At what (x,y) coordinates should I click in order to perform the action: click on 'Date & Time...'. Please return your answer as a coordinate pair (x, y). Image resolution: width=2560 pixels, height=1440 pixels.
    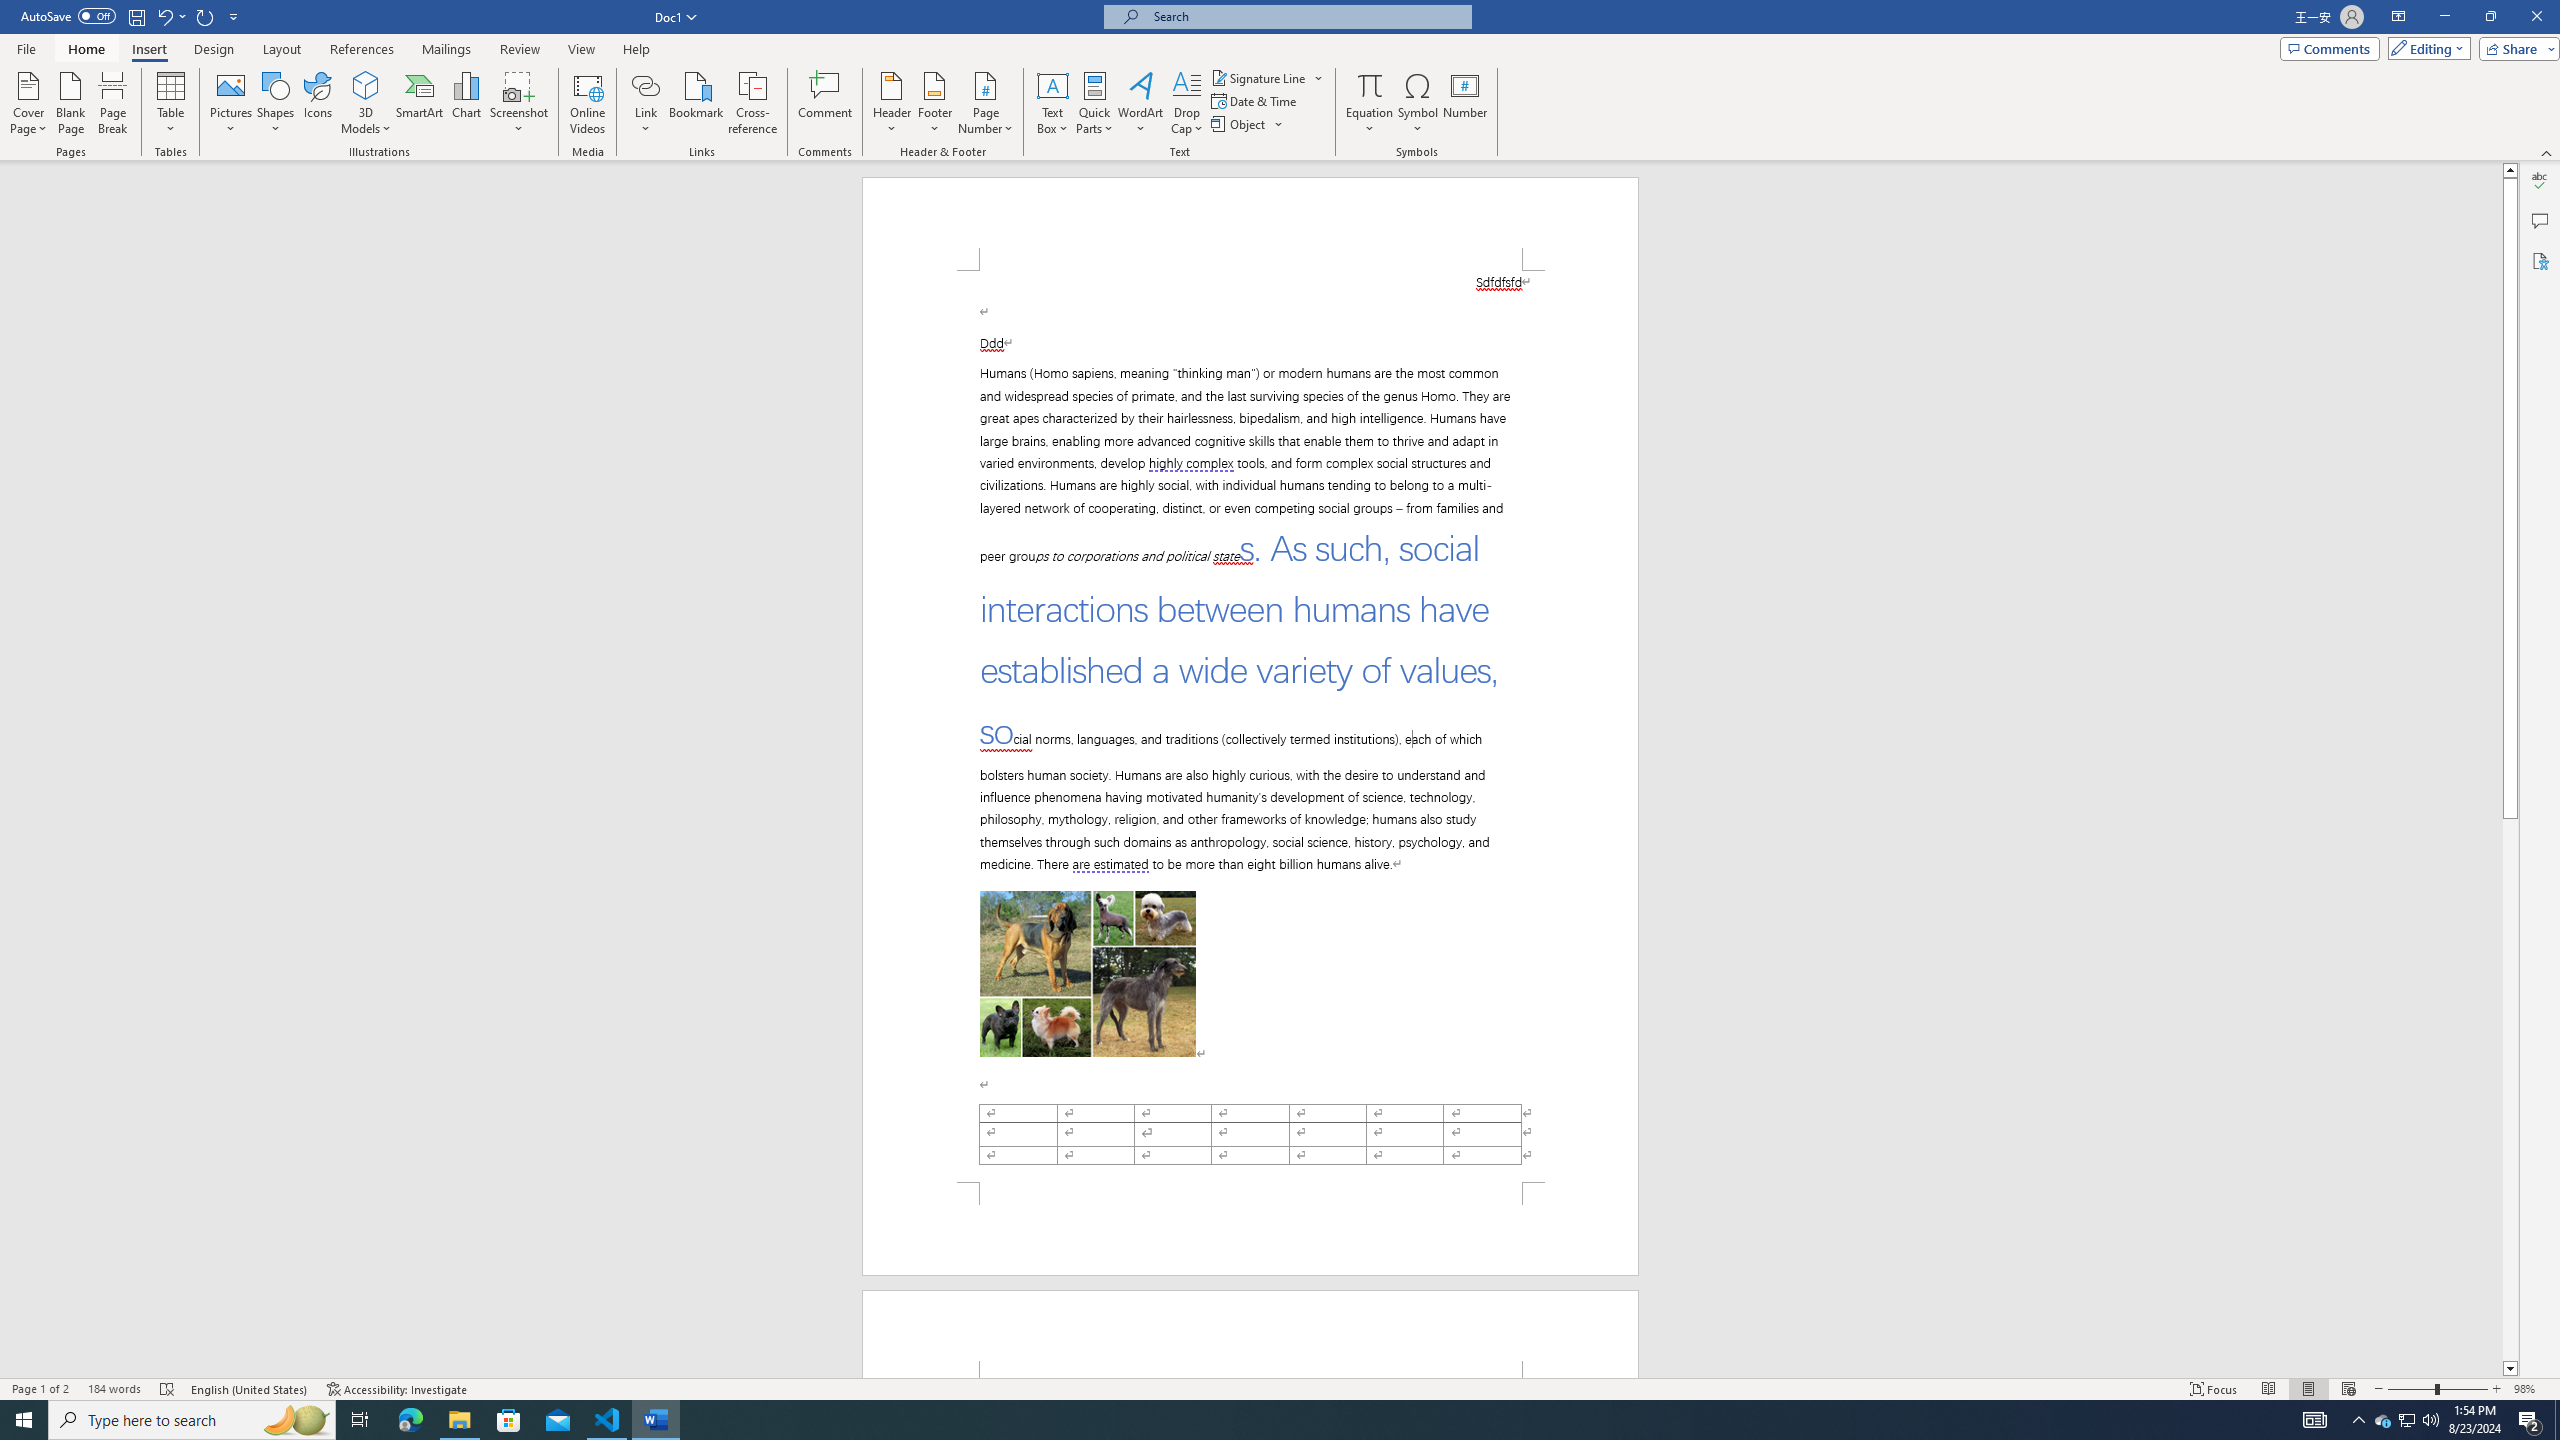
    Looking at the image, I should click on (1255, 99).